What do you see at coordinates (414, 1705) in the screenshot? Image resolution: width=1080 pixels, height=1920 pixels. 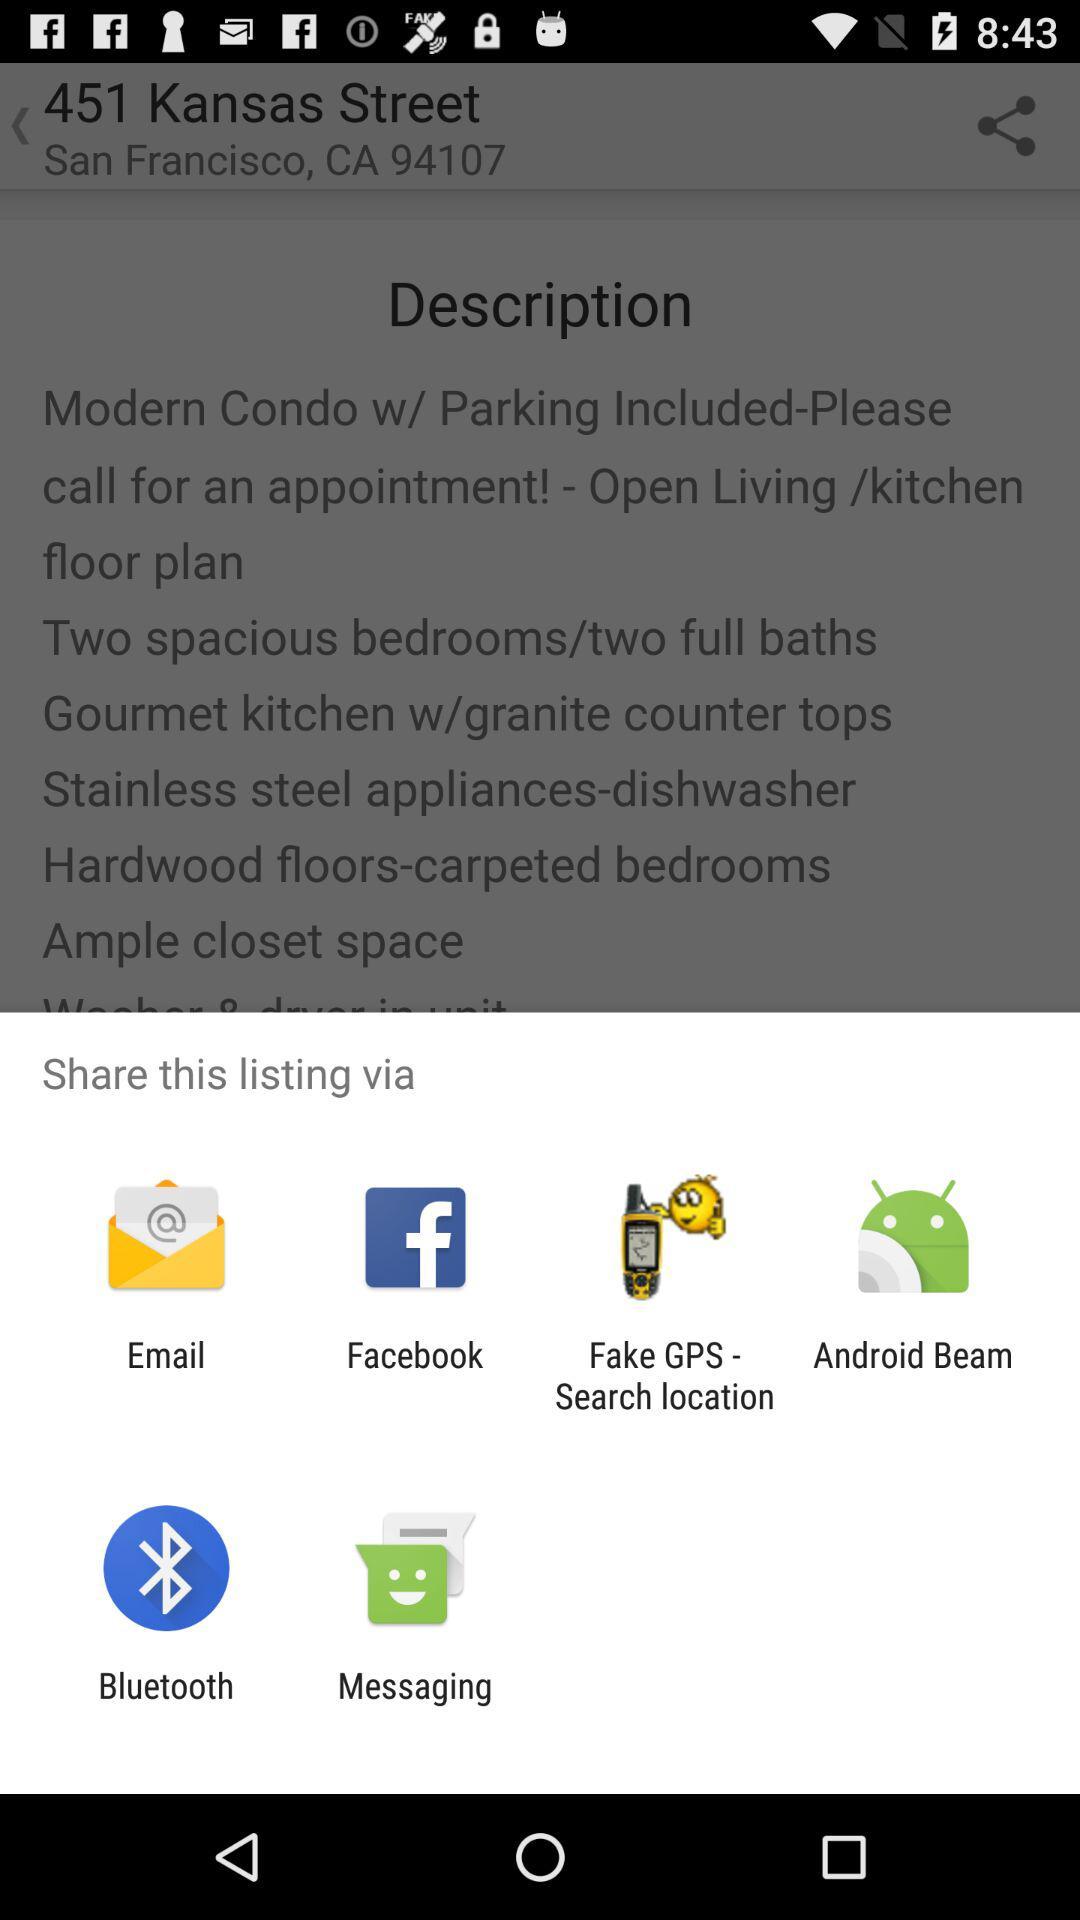 I see `item next to the bluetooth item` at bounding box center [414, 1705].